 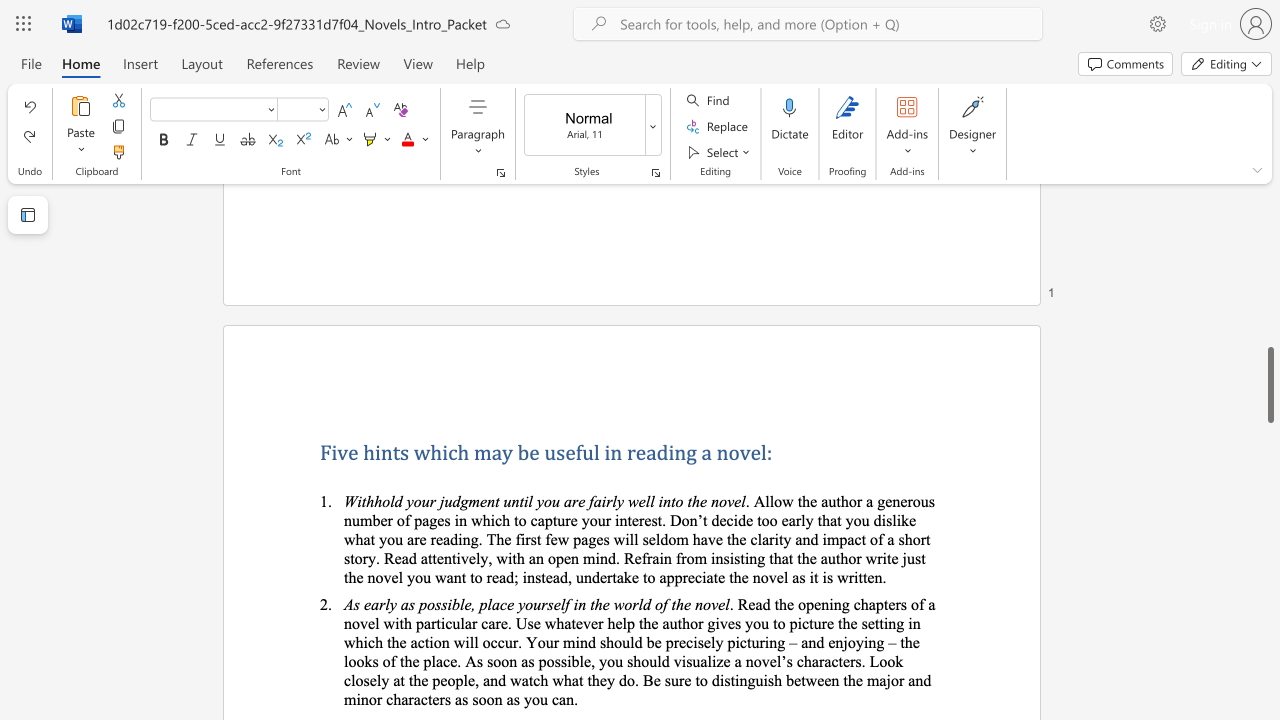 I want to click on the space between the continuous character "u" and "i" in the text, so click(x=761, y=679).